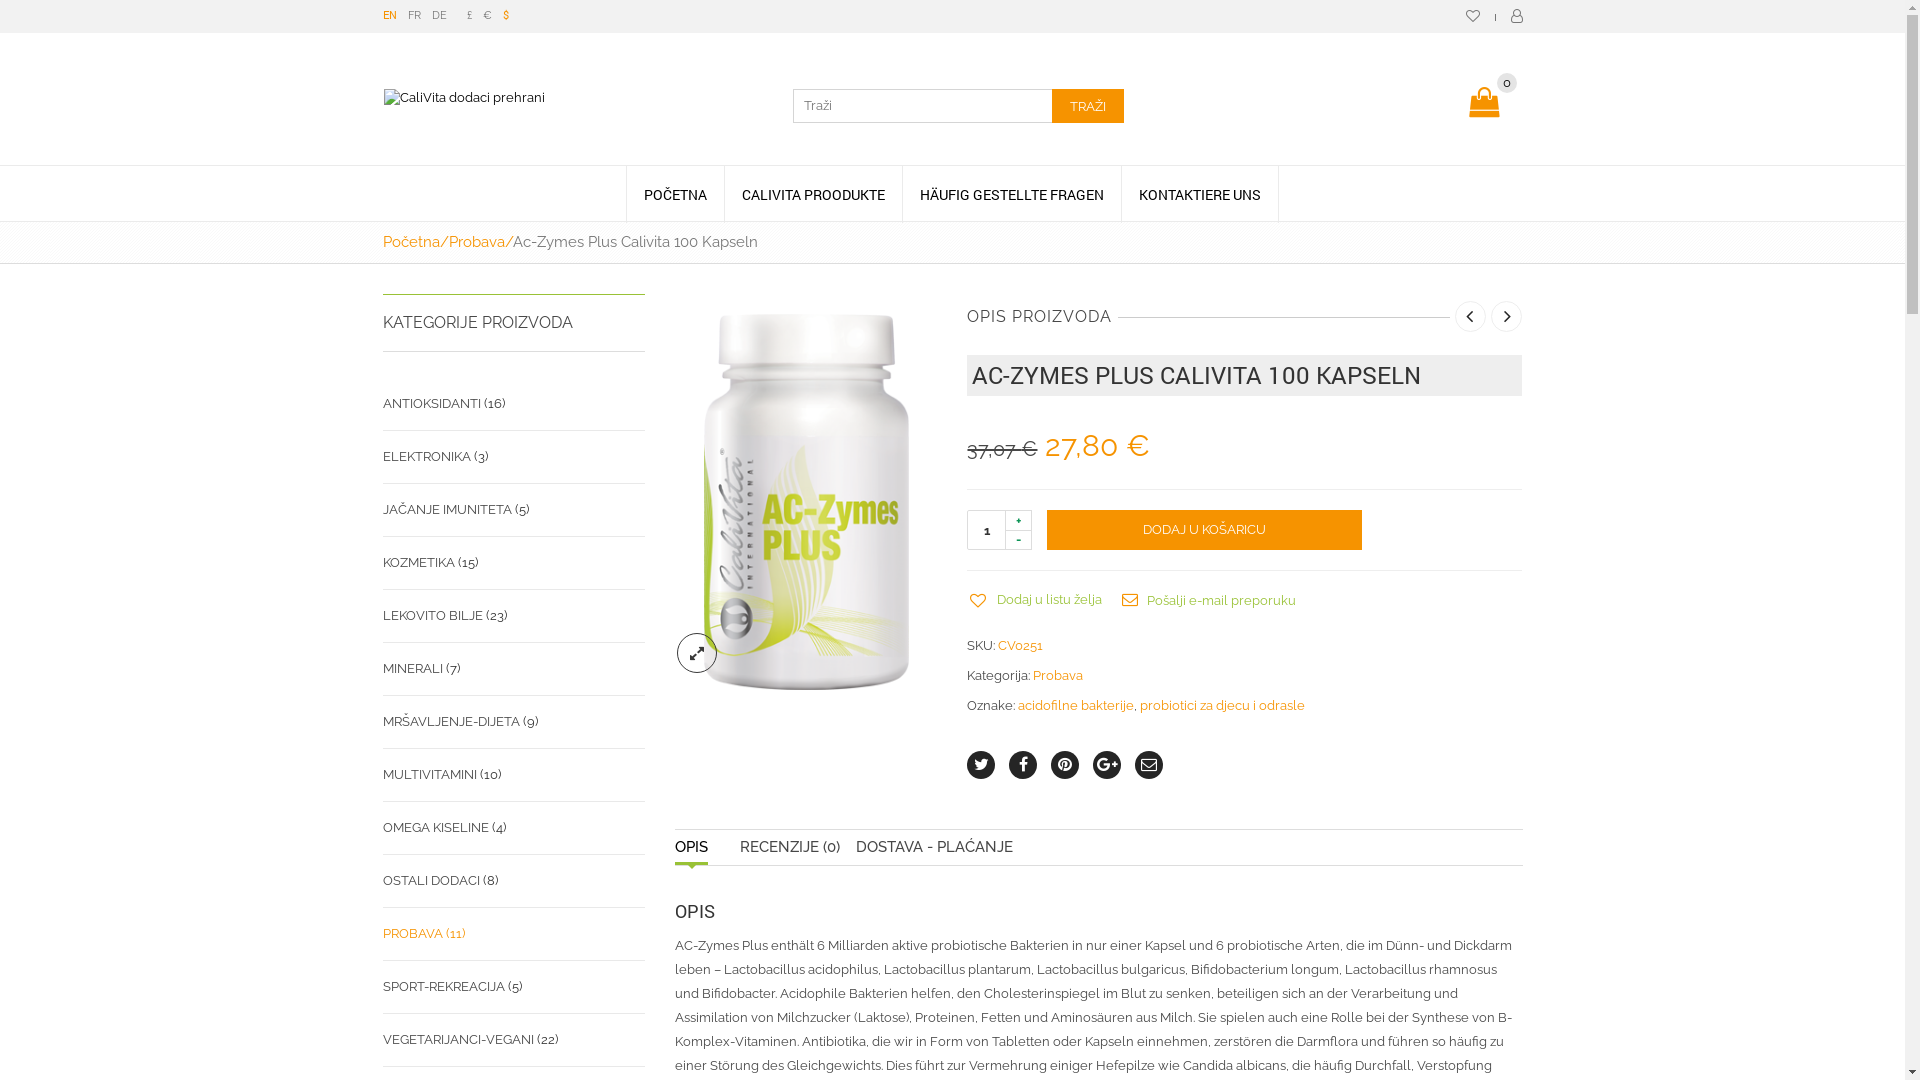 The height and width of the screenshot is (1080, 1920). Describe the element at coordinates (431, 615) in the screenshot. I see `'LEKOVITO BILJE'` at that location.